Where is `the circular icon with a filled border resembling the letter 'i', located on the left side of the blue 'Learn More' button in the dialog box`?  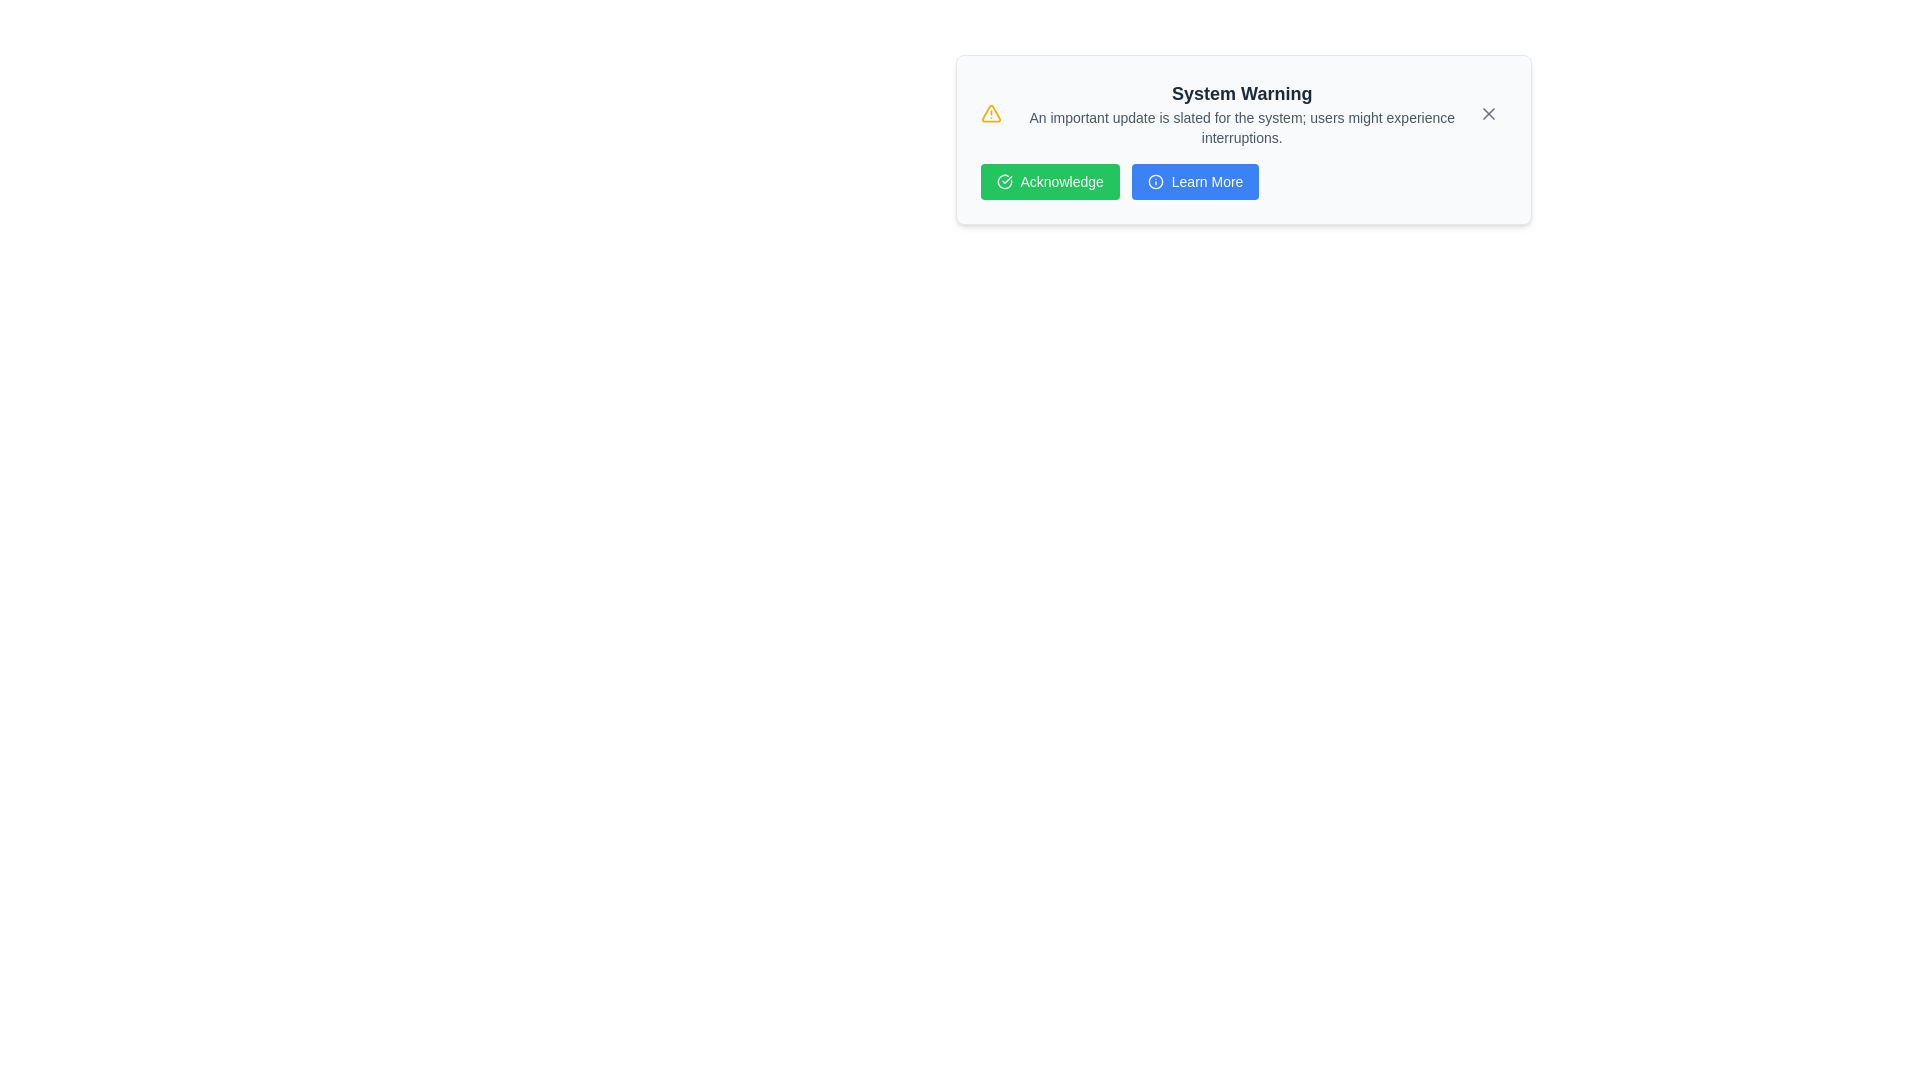 the circular icon with a filled border resembling the letter 'i', located on the left side of the blue 'Learn More' button in the dialog box is located at coordinates (1155, 181).